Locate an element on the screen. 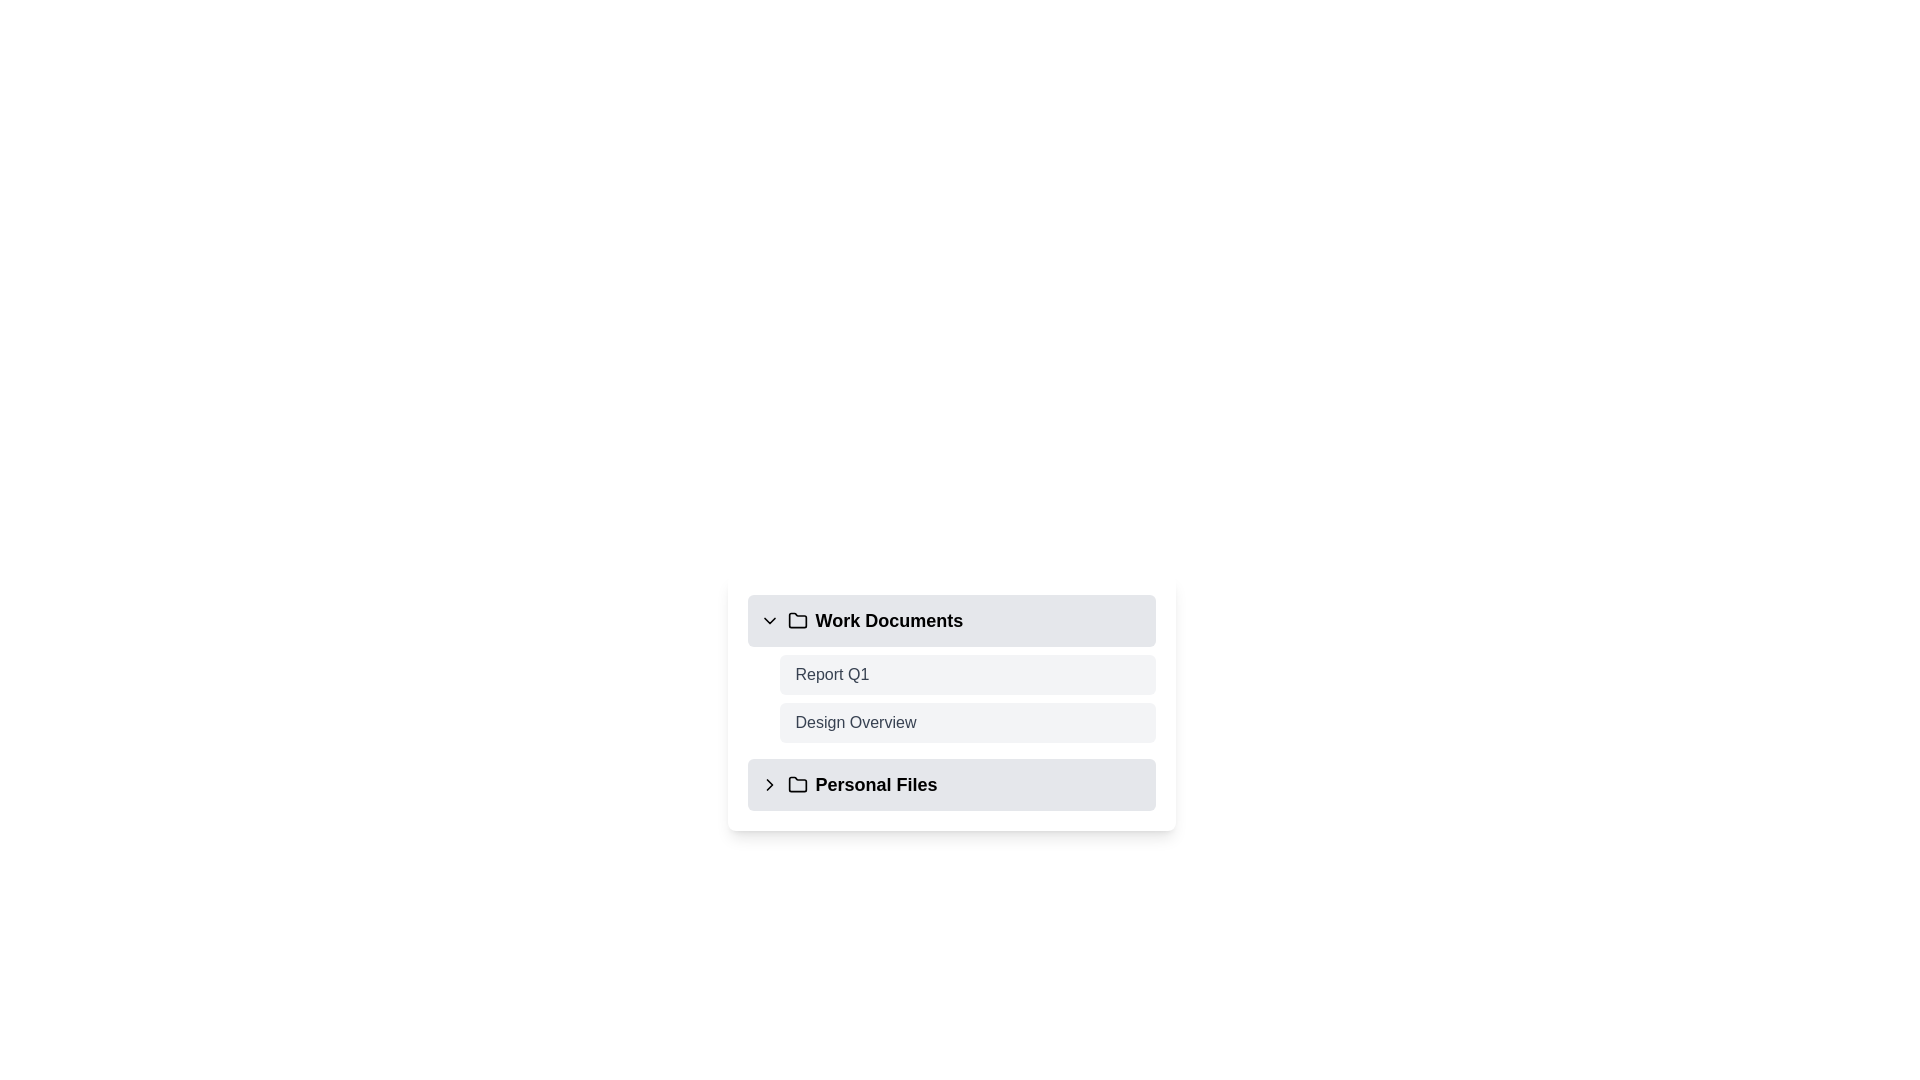 Image resolution: width=1920 pixels, height=1080 pixels. the collapsible/expandable icon next to the 'Personal Files' folder is located at coordinates (768, 784).